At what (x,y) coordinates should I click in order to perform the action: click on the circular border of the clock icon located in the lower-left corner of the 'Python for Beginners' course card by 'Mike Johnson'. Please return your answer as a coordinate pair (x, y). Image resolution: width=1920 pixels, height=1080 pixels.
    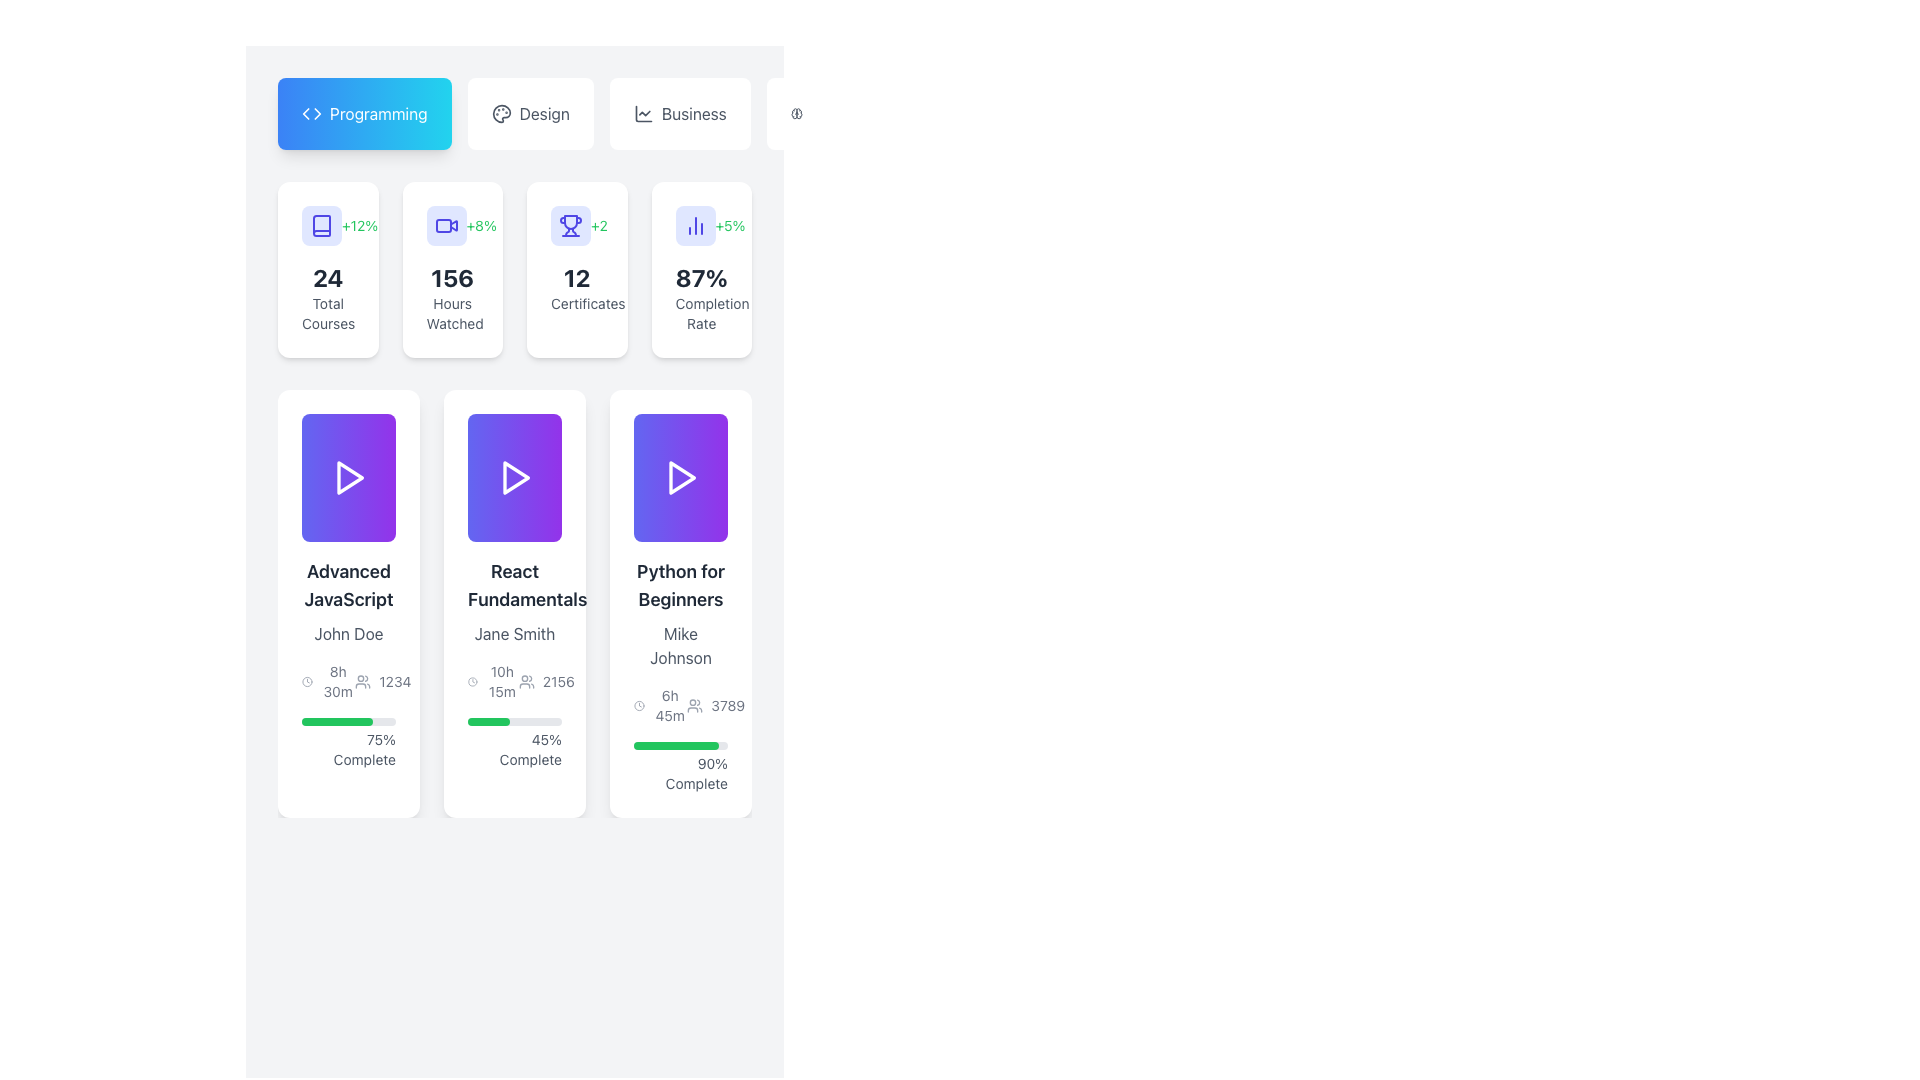
    Looking at the image, I should click on (638, 704).